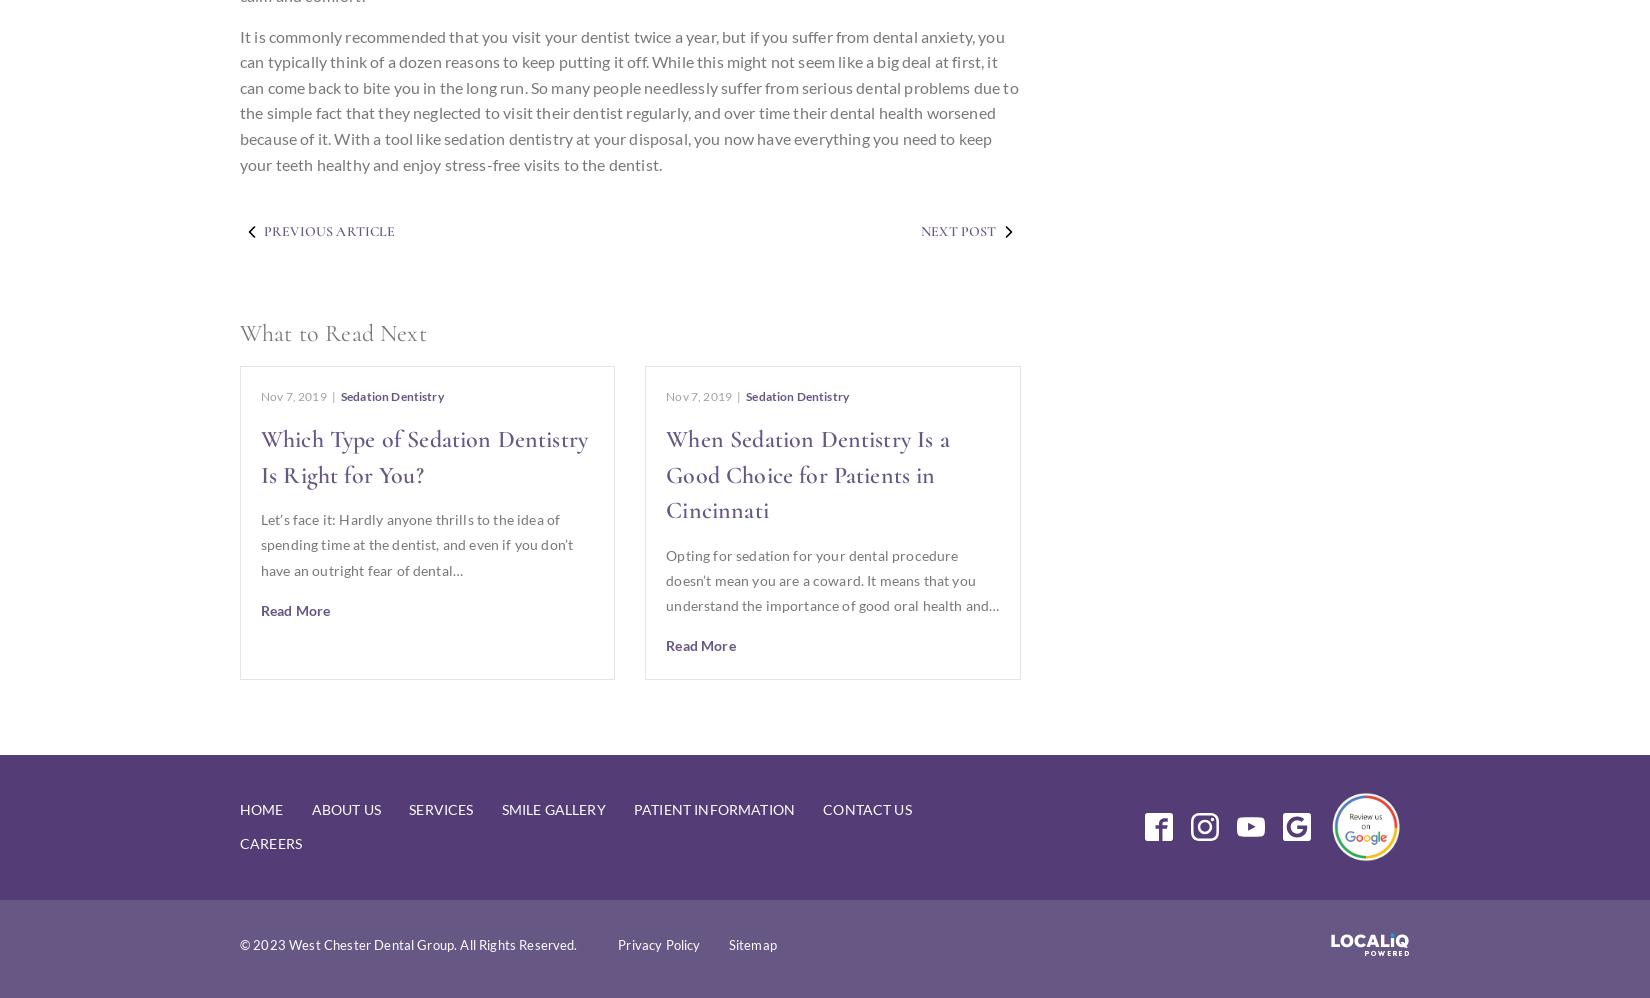 The image size is (1650, 998). What do you see at coordinates (751, 945) in the screenshot?
I see `'Sitemap'` at bounding box center [751, 945].